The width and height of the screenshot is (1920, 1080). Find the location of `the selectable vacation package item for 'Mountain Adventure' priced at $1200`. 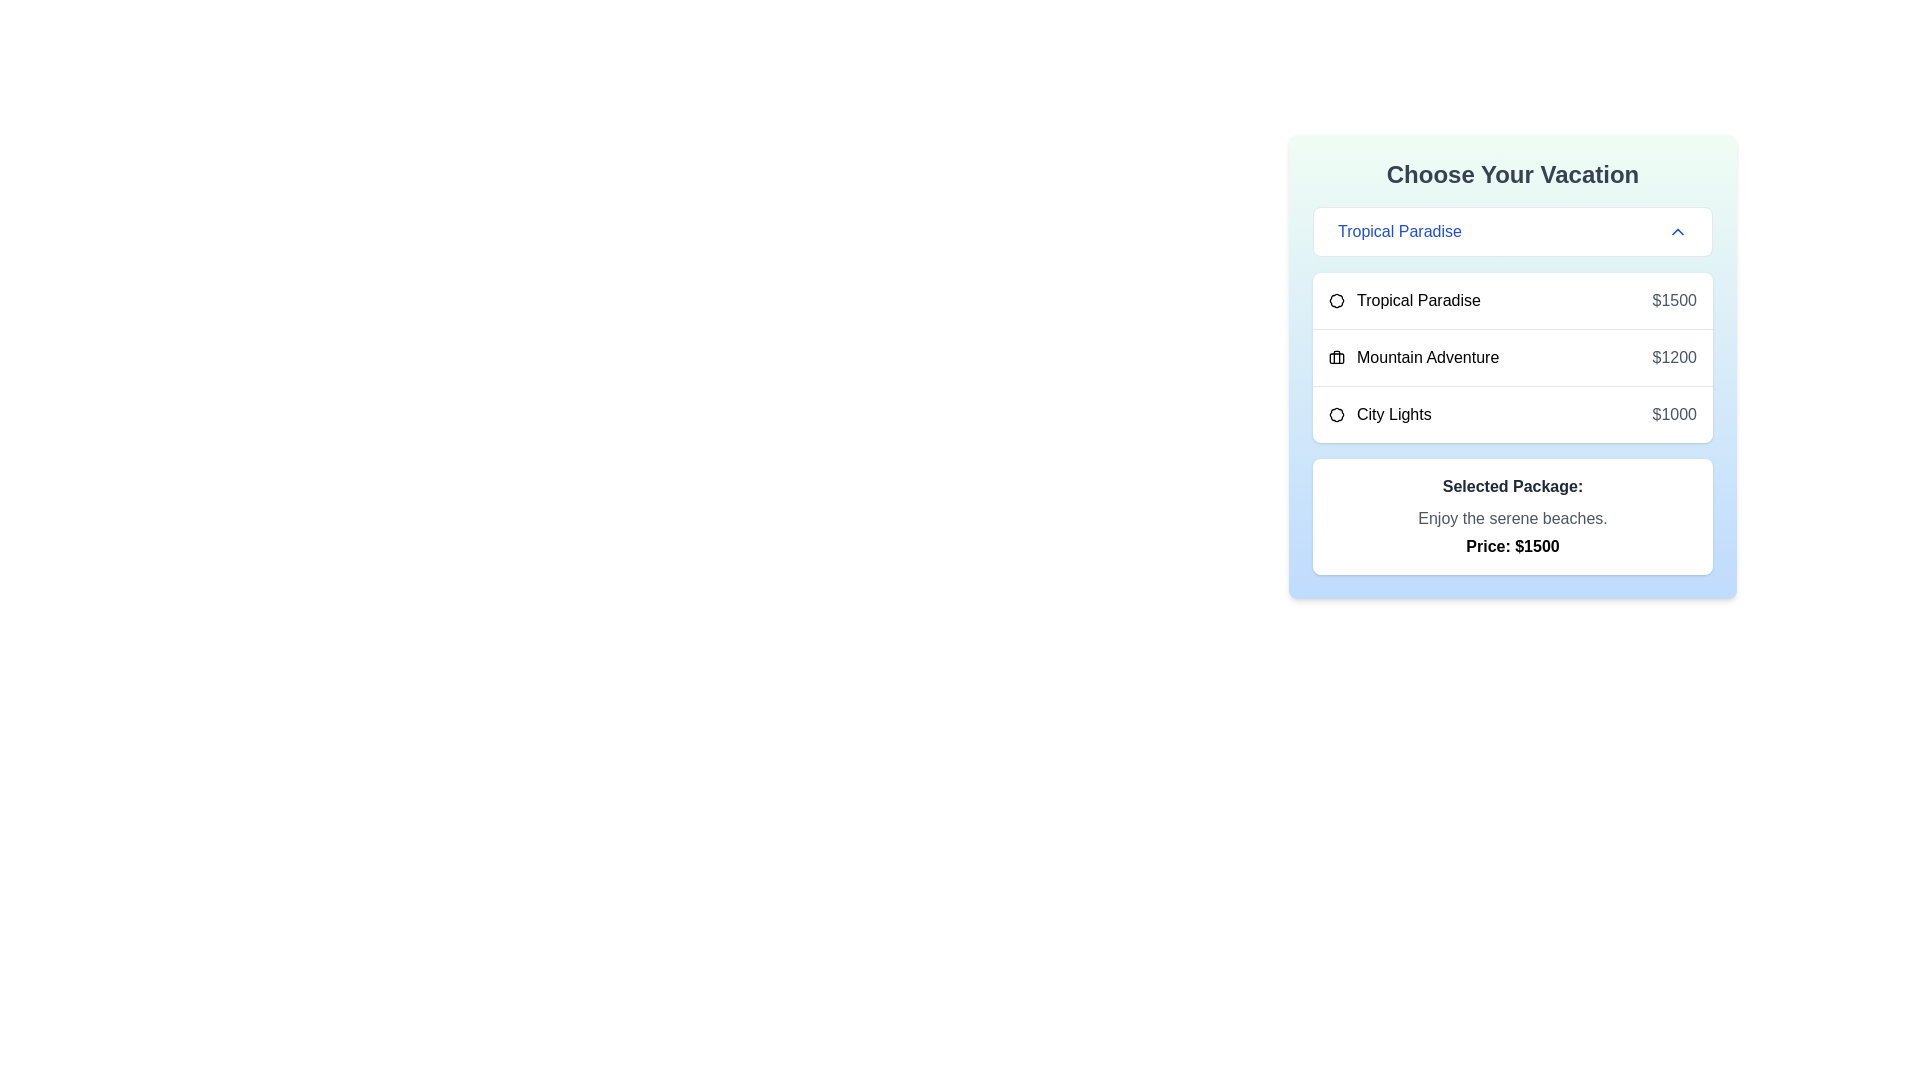

the selectable vacation package item for 'Mountain Adventure' priced at $1200 is located at coordinates (1512, 356).